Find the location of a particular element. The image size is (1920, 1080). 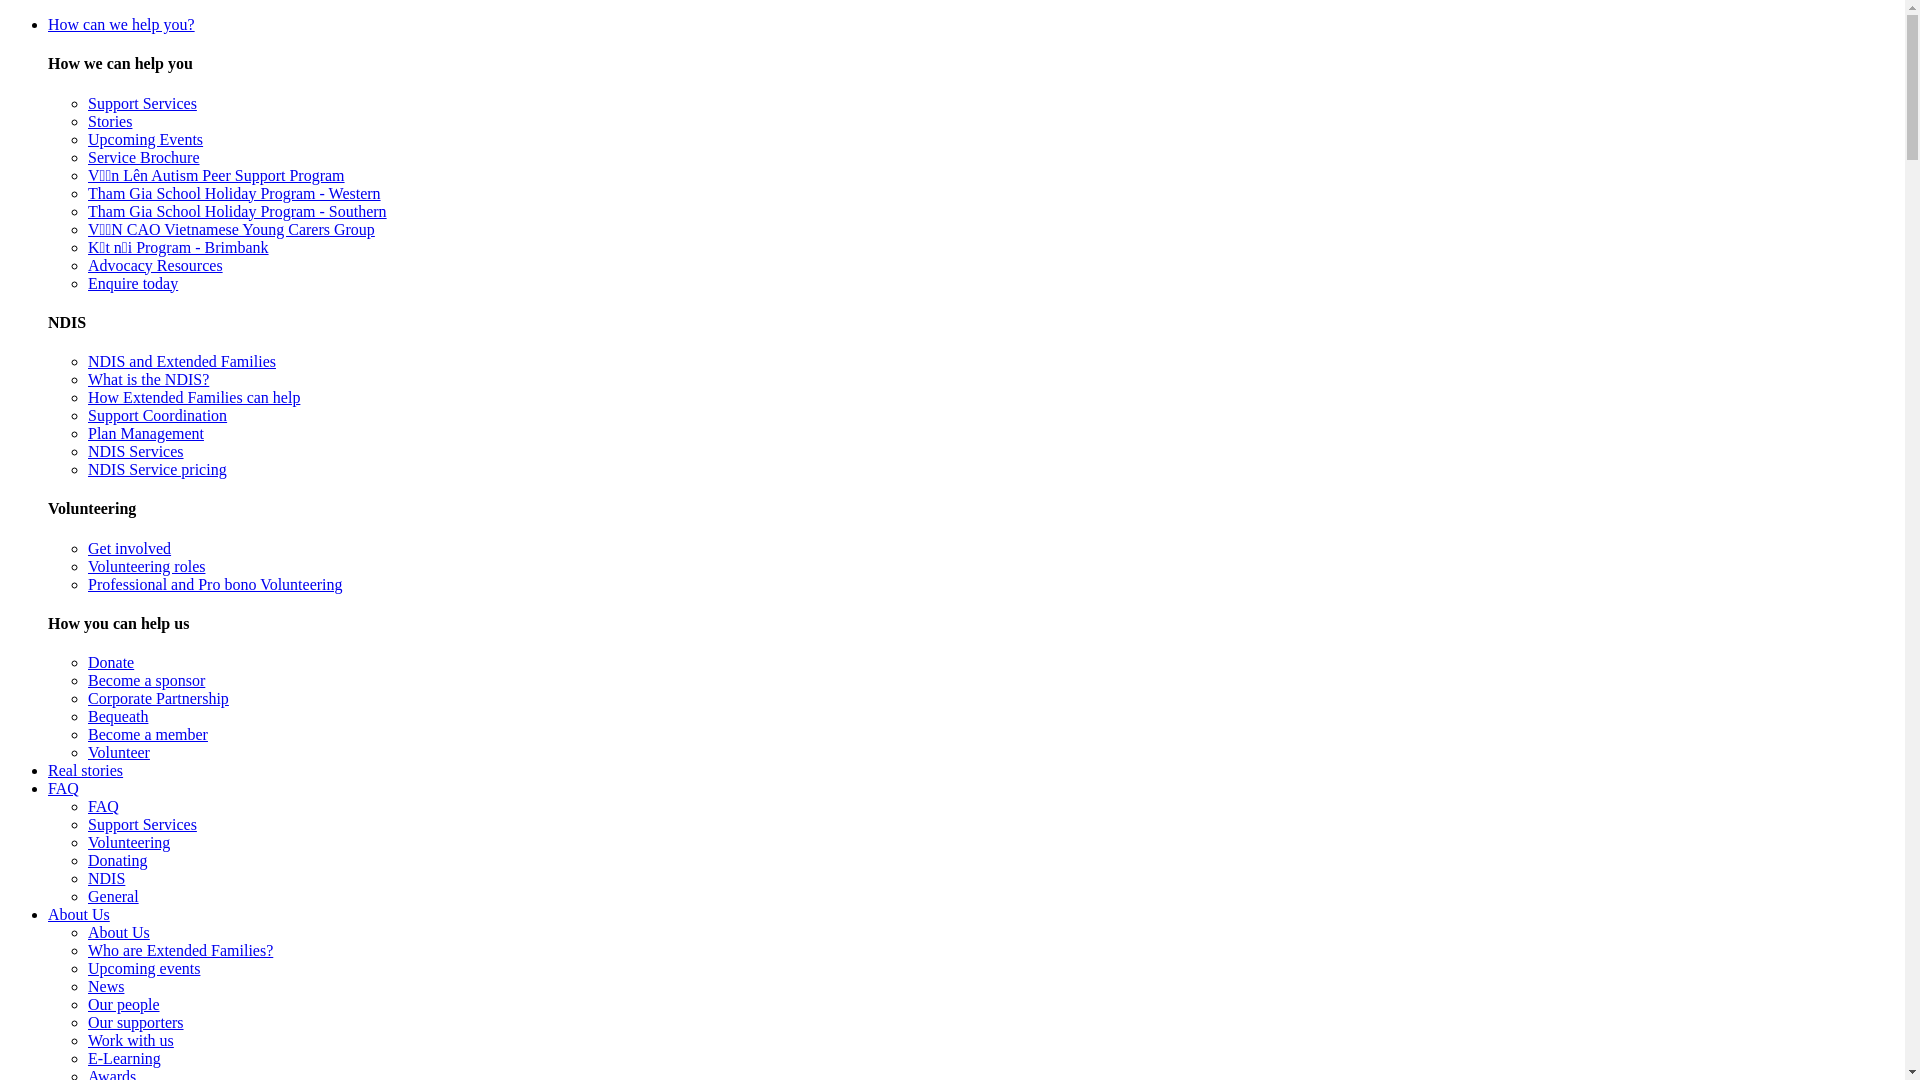

'What is the NDIS?' is located at coordinates (147, 379).